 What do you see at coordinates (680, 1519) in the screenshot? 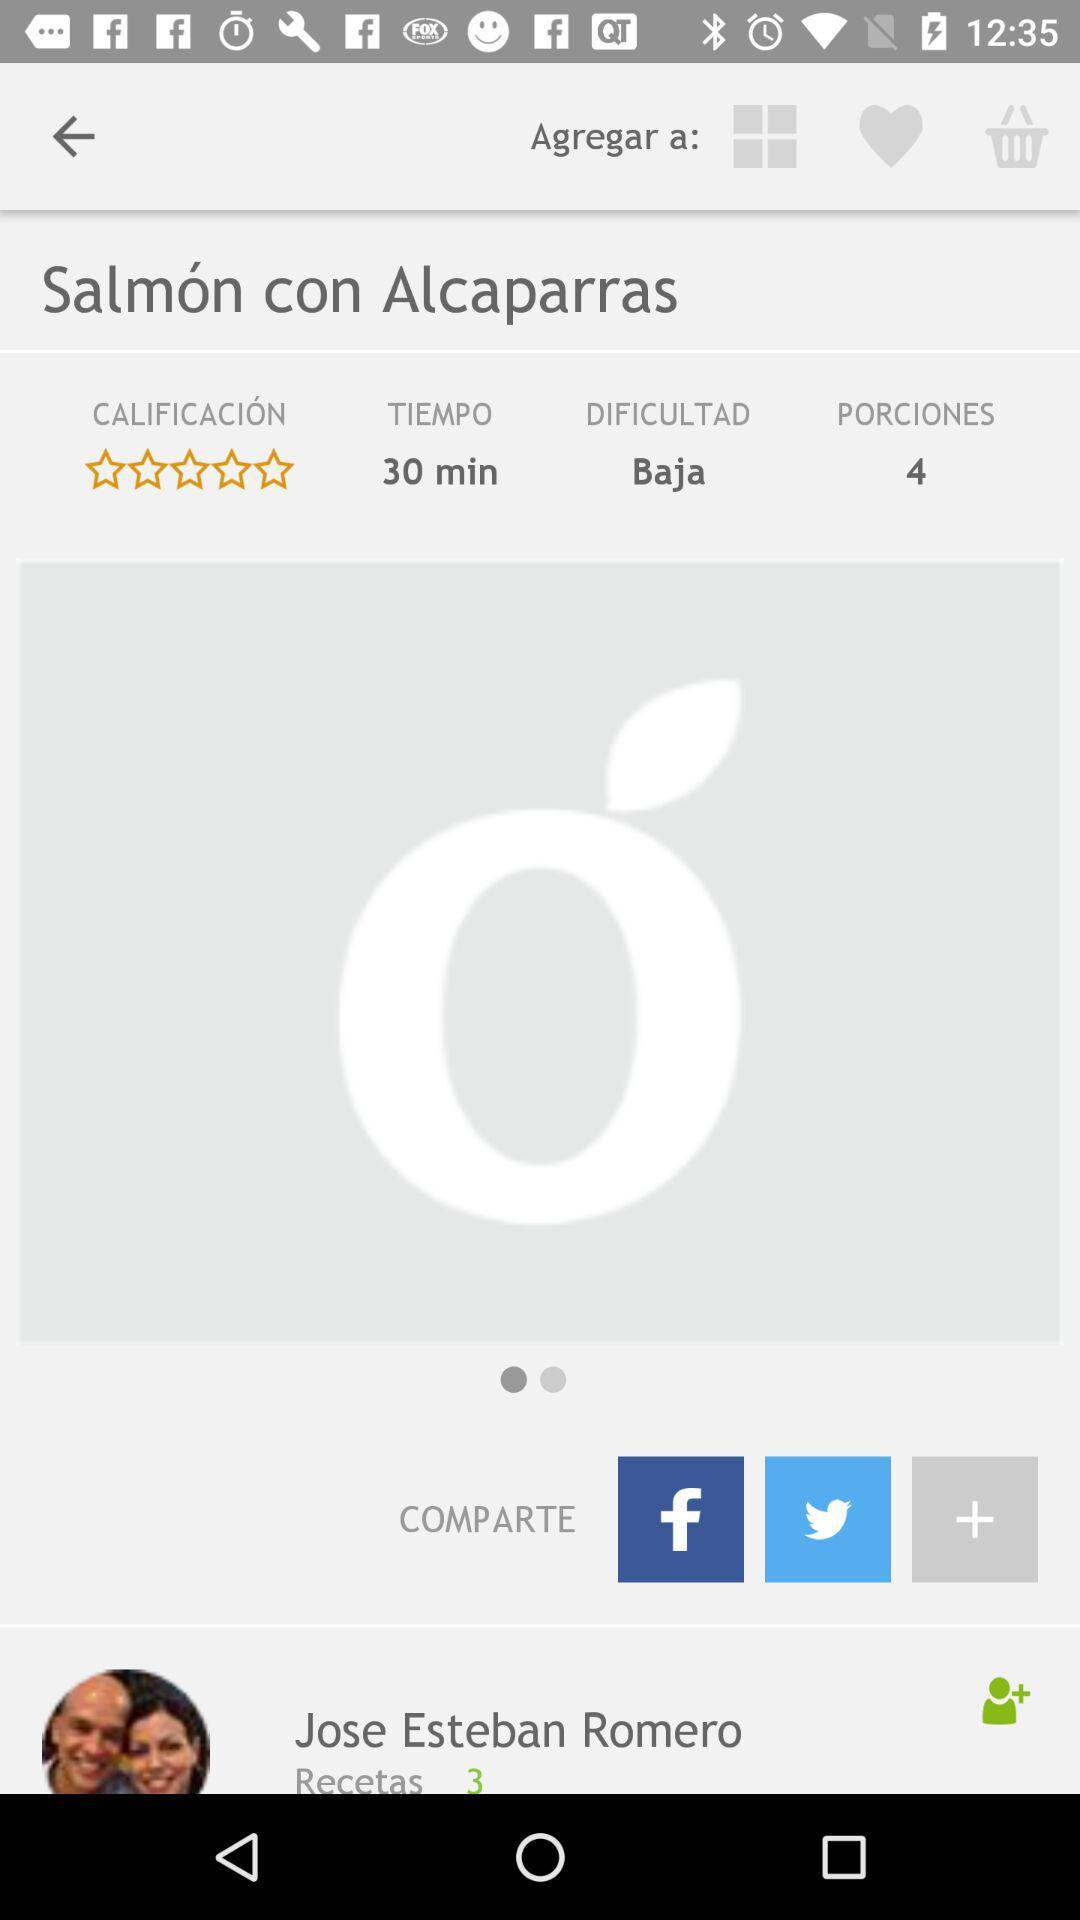
I see `facebook` at bounding box center [680, 1519].